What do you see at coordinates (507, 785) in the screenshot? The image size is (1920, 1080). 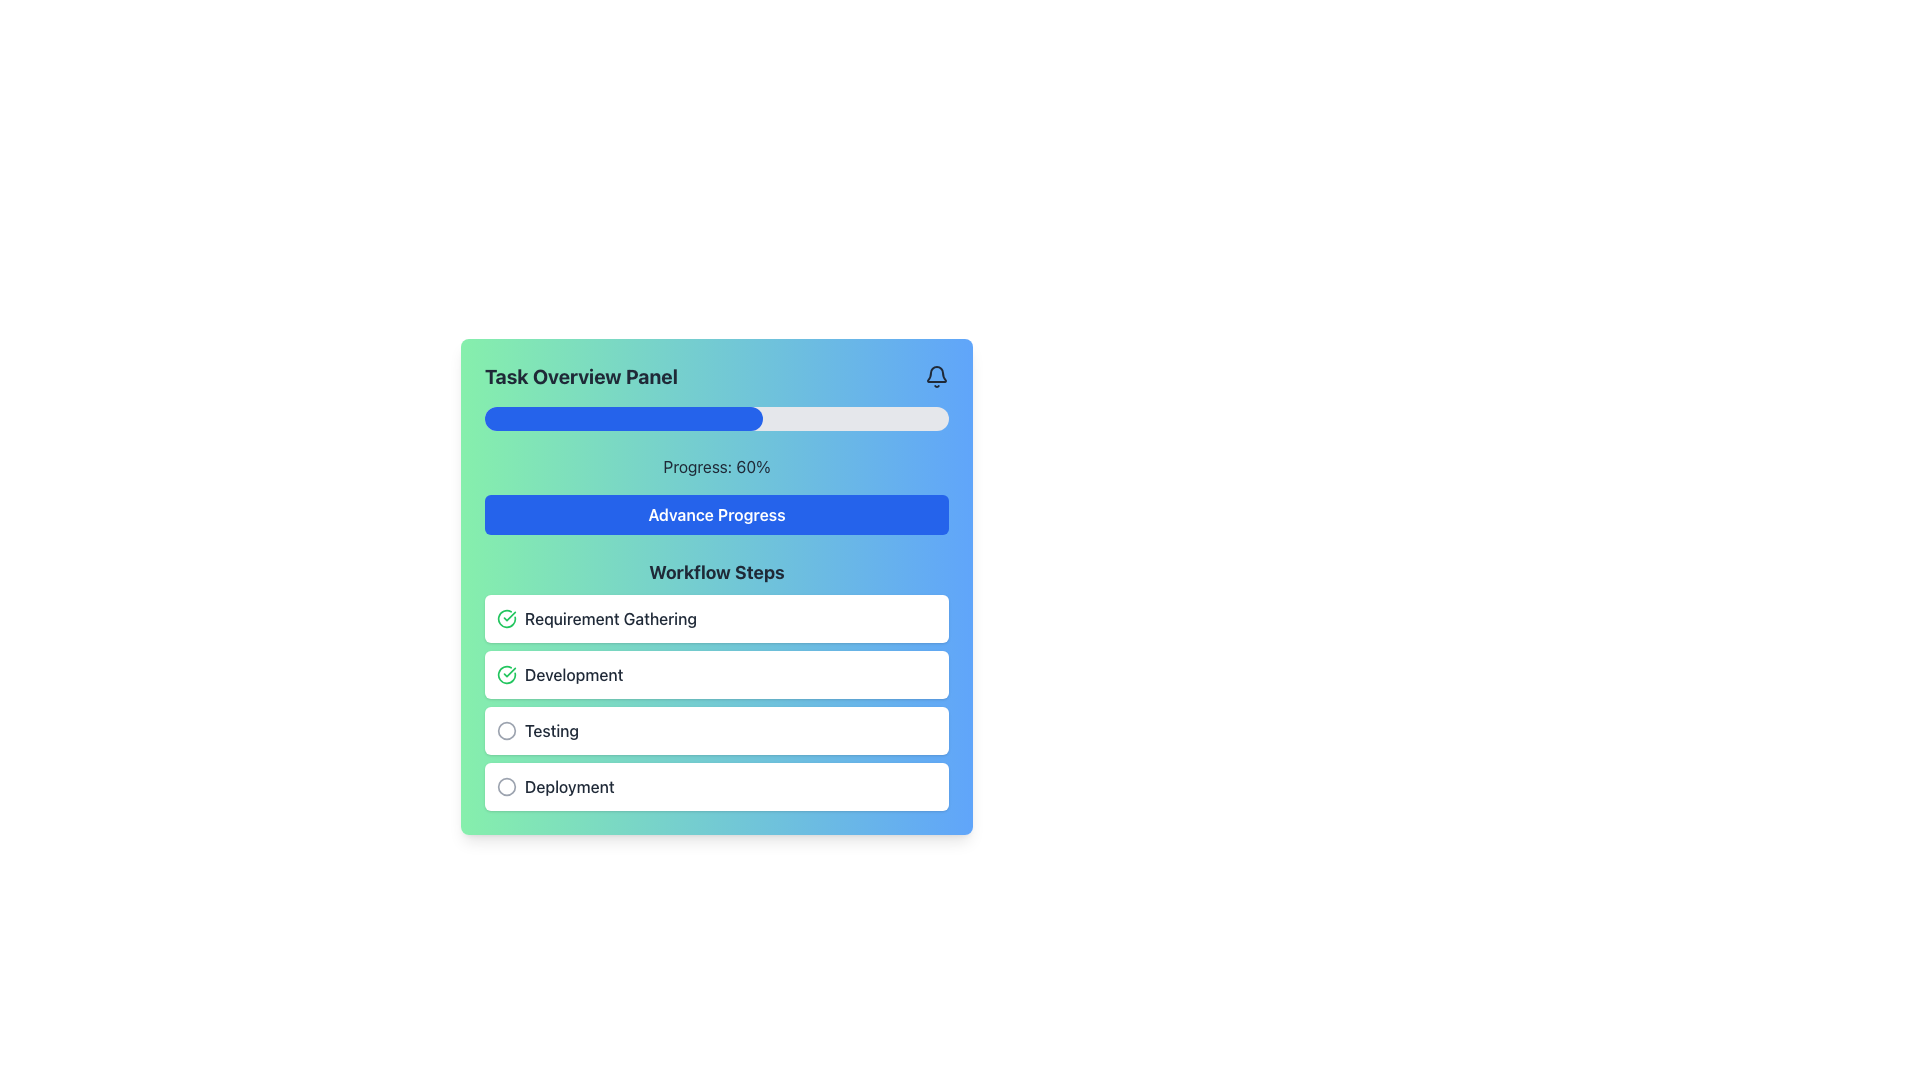 I see `the circular grayish SVG icon associated with the 'Deployment' step in the 'Workflow Steps' section of the panel` at bounding box center [507, 785].